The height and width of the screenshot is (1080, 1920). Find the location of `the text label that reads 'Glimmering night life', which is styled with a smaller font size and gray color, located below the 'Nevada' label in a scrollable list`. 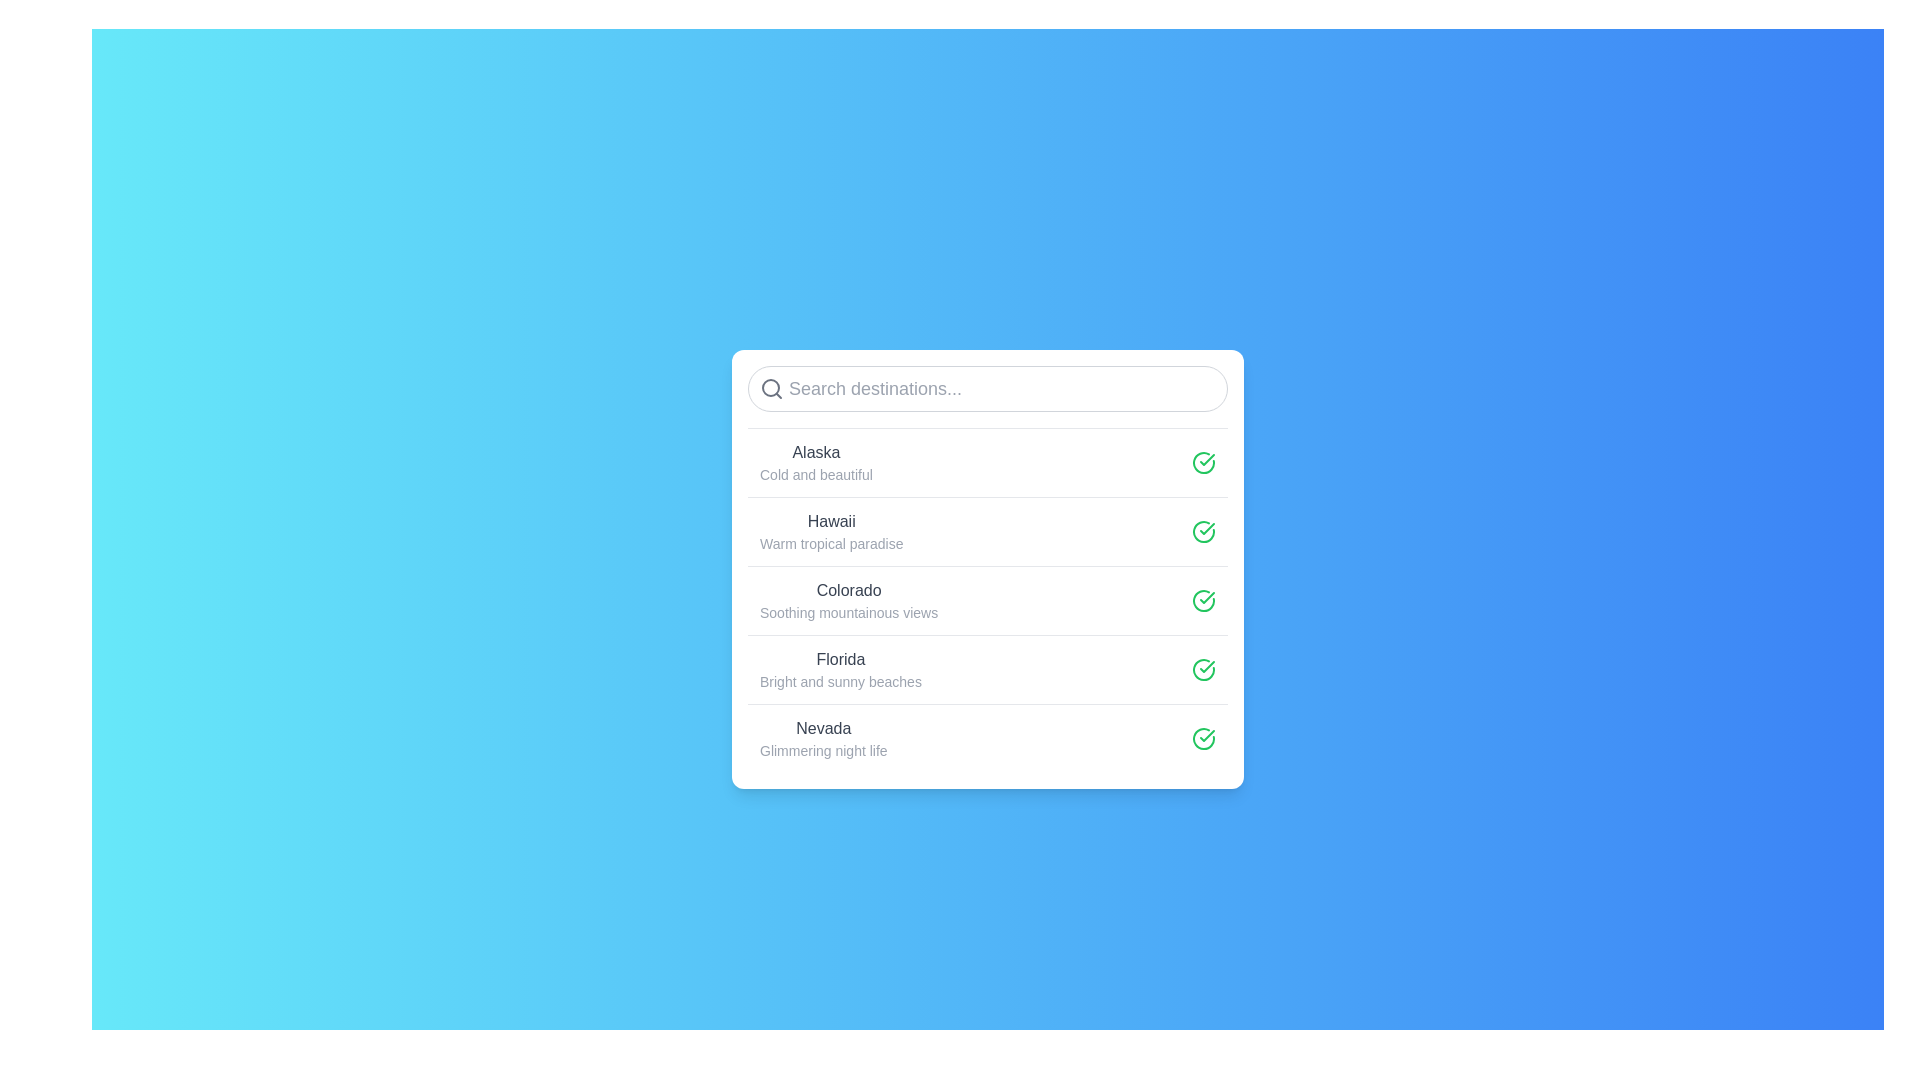

the text label that reads 'Glimmering night life', which is styled with a smaller font size and gray color, located below the 'Nevada' label in a scrollable list is located at coordinates (823, 750).